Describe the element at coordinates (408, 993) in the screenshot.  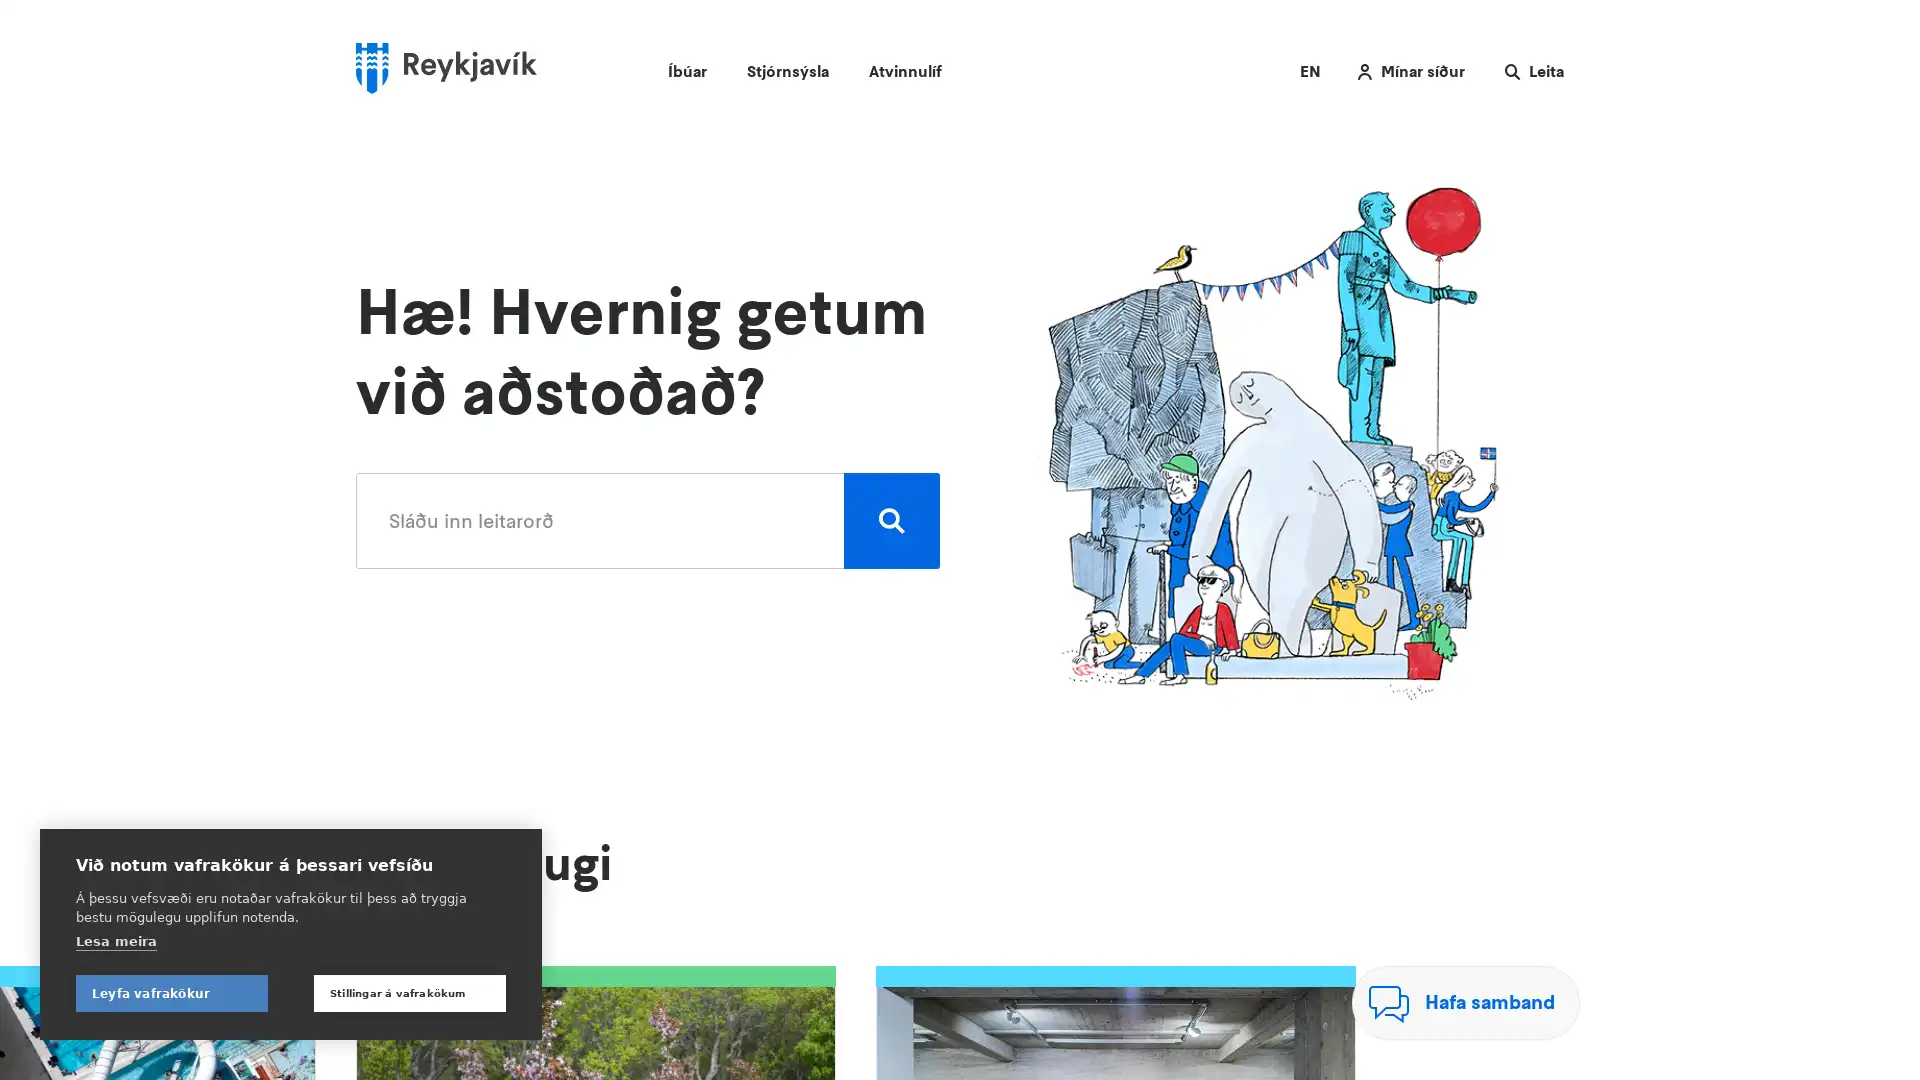
I see `Stillingar a vafrakokum` at that location.